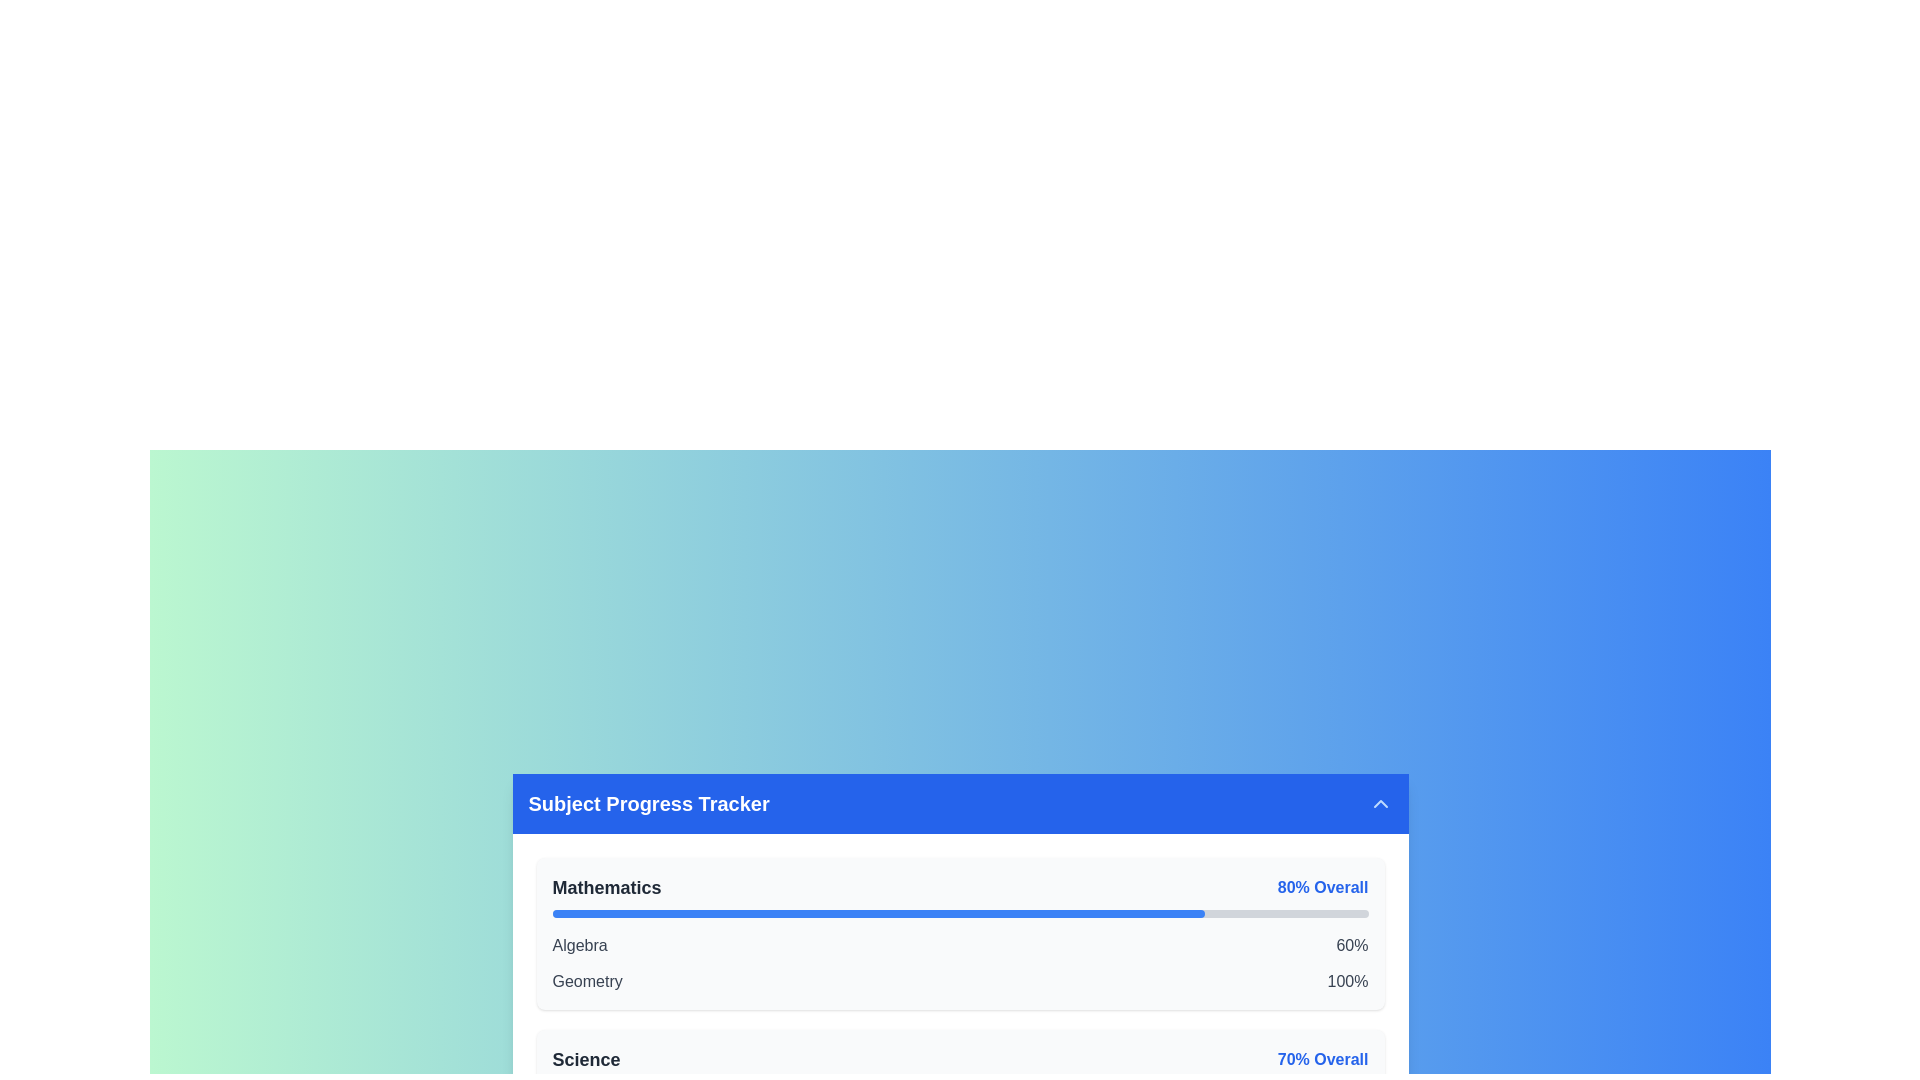  I want to click on the progress visually on the progress bar representing the 'Mathematics' category, which shows 80% completion, so click(960, 914).